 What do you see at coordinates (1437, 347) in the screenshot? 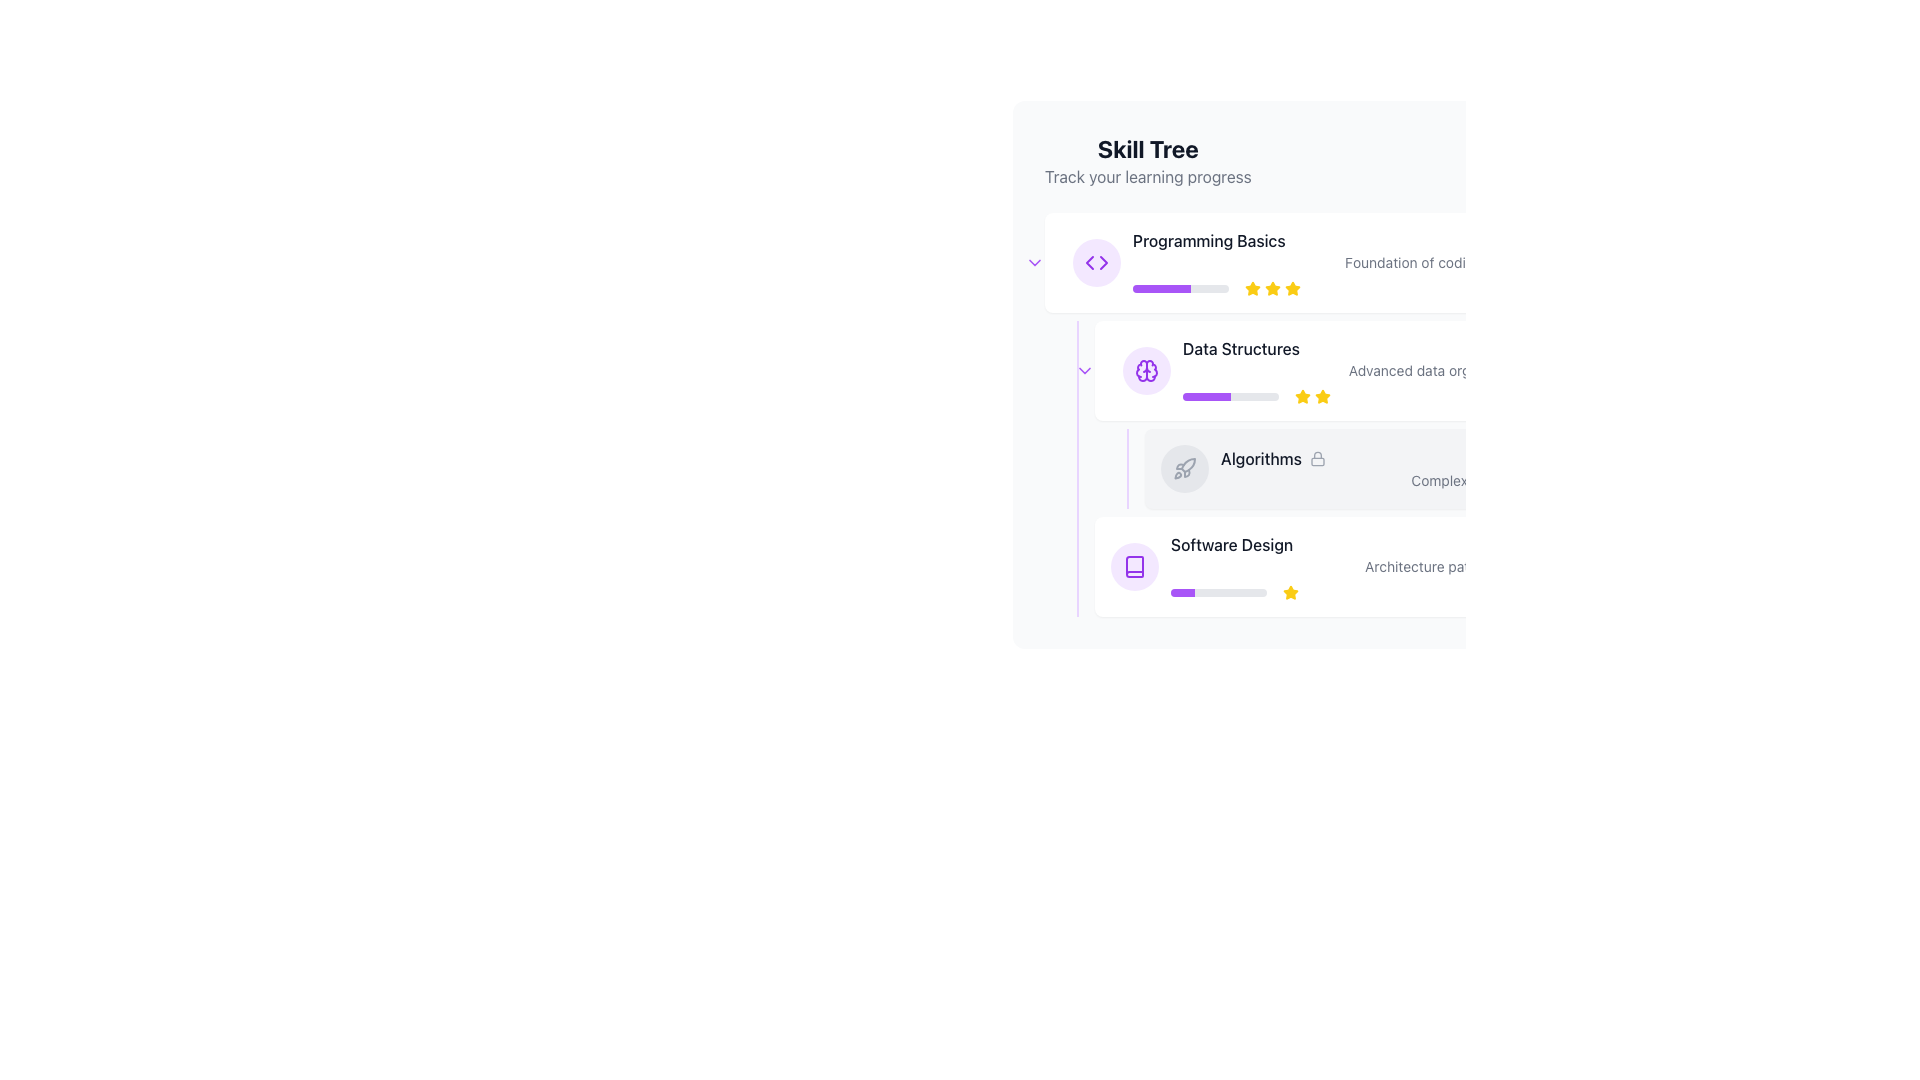
I see `the 'Data Structures' text element` at bounding box center [1437, 347].